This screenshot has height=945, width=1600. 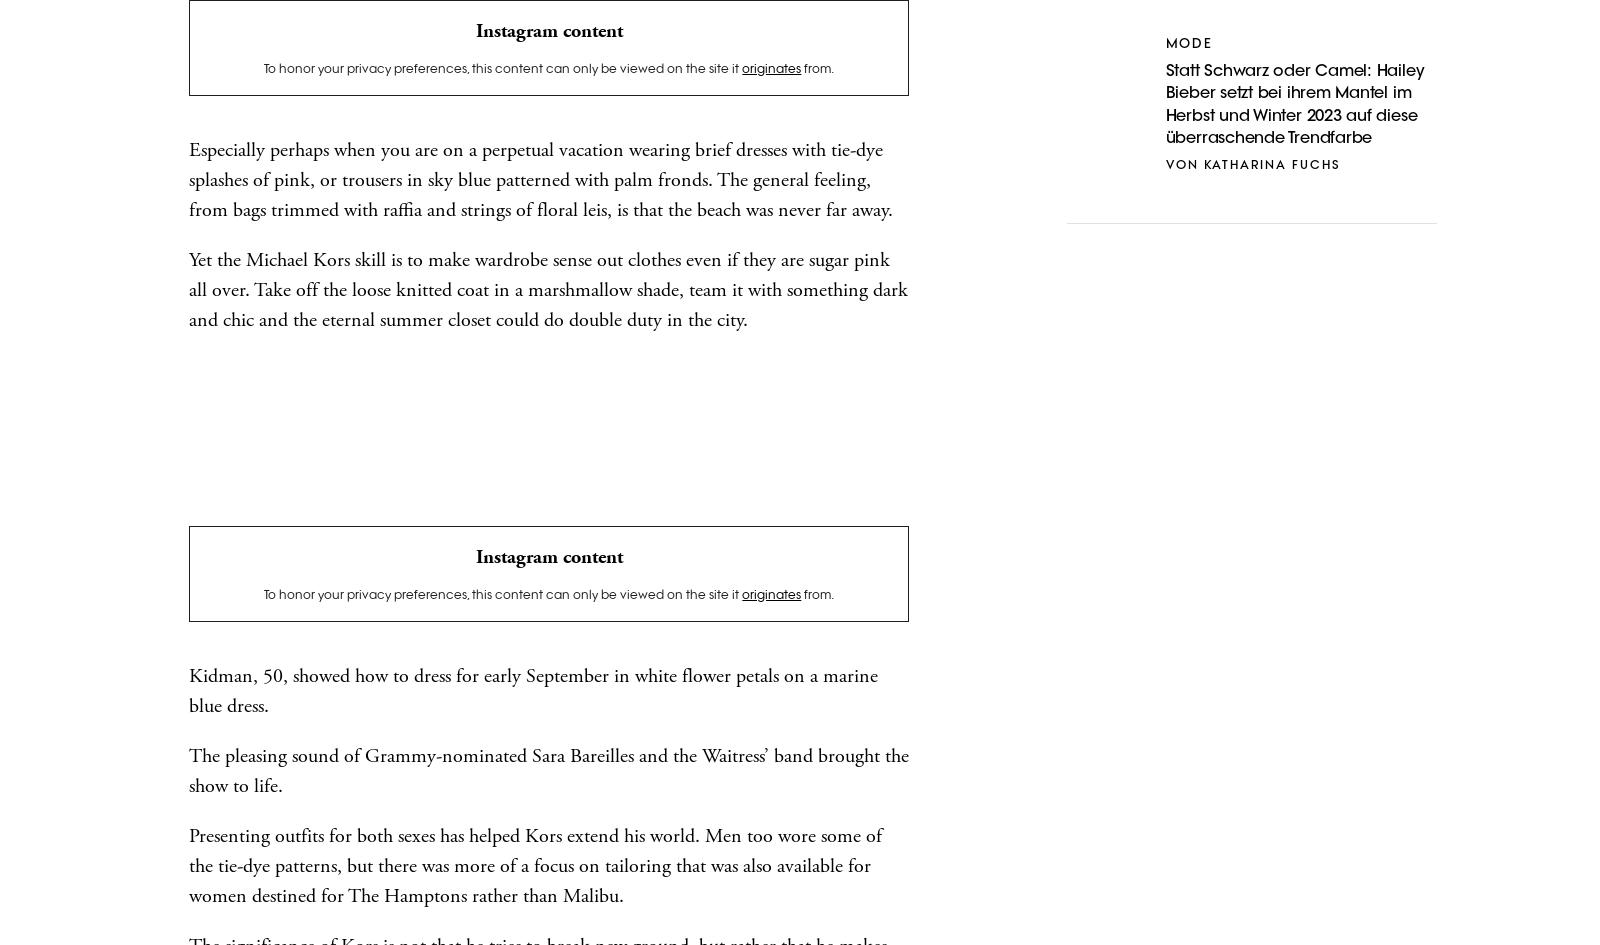 What do you see at coordinates (534, 865) in the screenshot?
I see `'Presenting outfits for both sexes has helped Kors extend his world. Men too wore some of the tie-dye patterns, but there was more of a focus on tailoring that was also available for women destined for The Hamptons rather than Malibu.'` at bounding box center [534, 865].